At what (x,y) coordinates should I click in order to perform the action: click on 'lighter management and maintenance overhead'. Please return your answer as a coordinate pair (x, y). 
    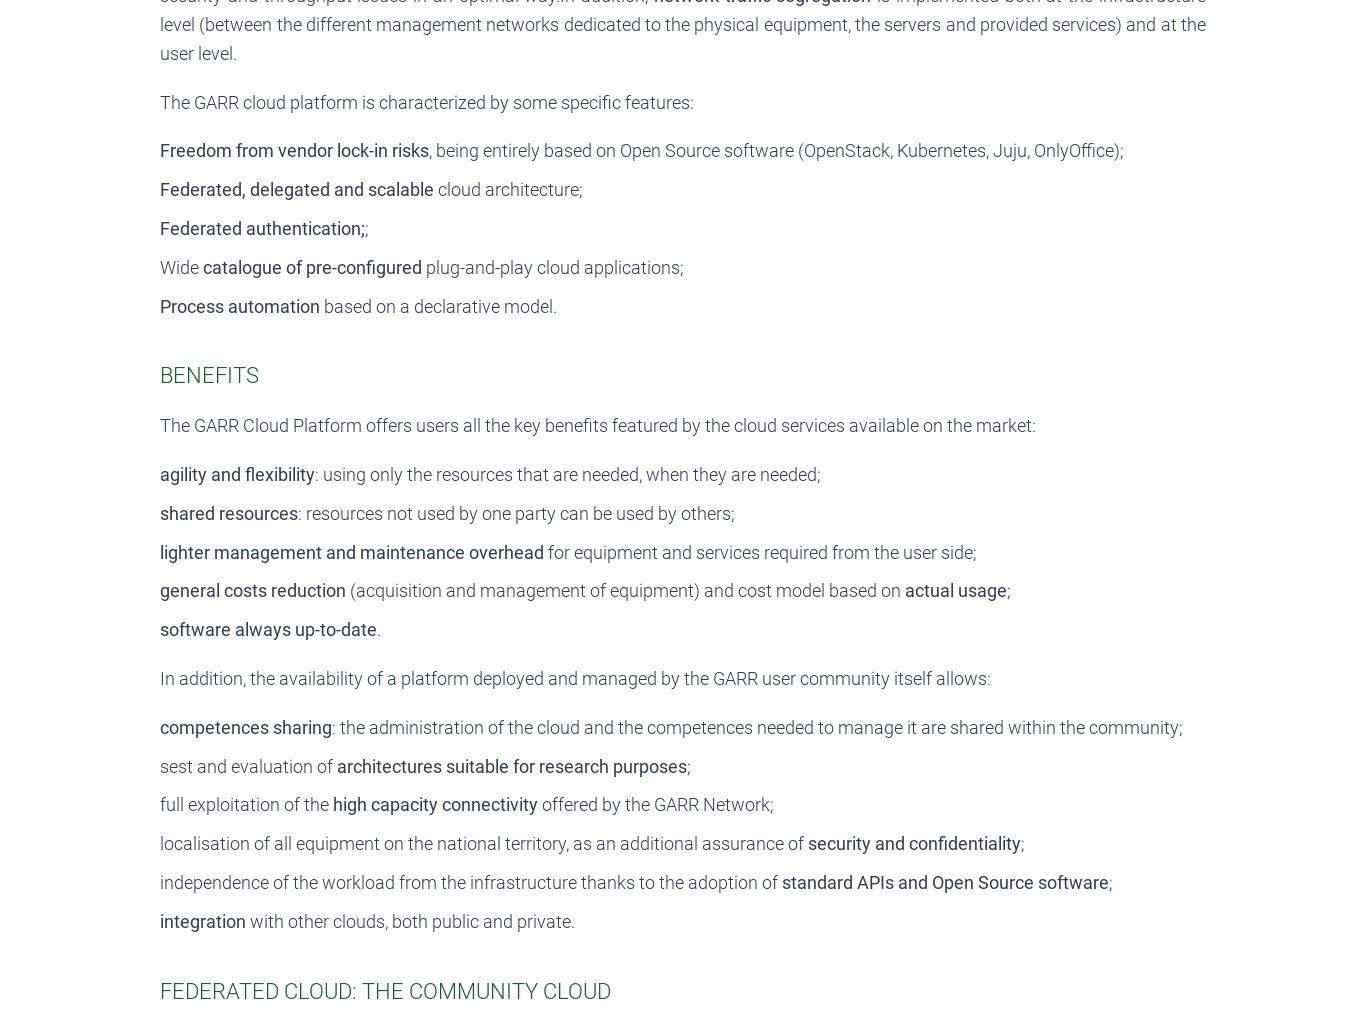
    Looking at the image, I should click on (158, 551).